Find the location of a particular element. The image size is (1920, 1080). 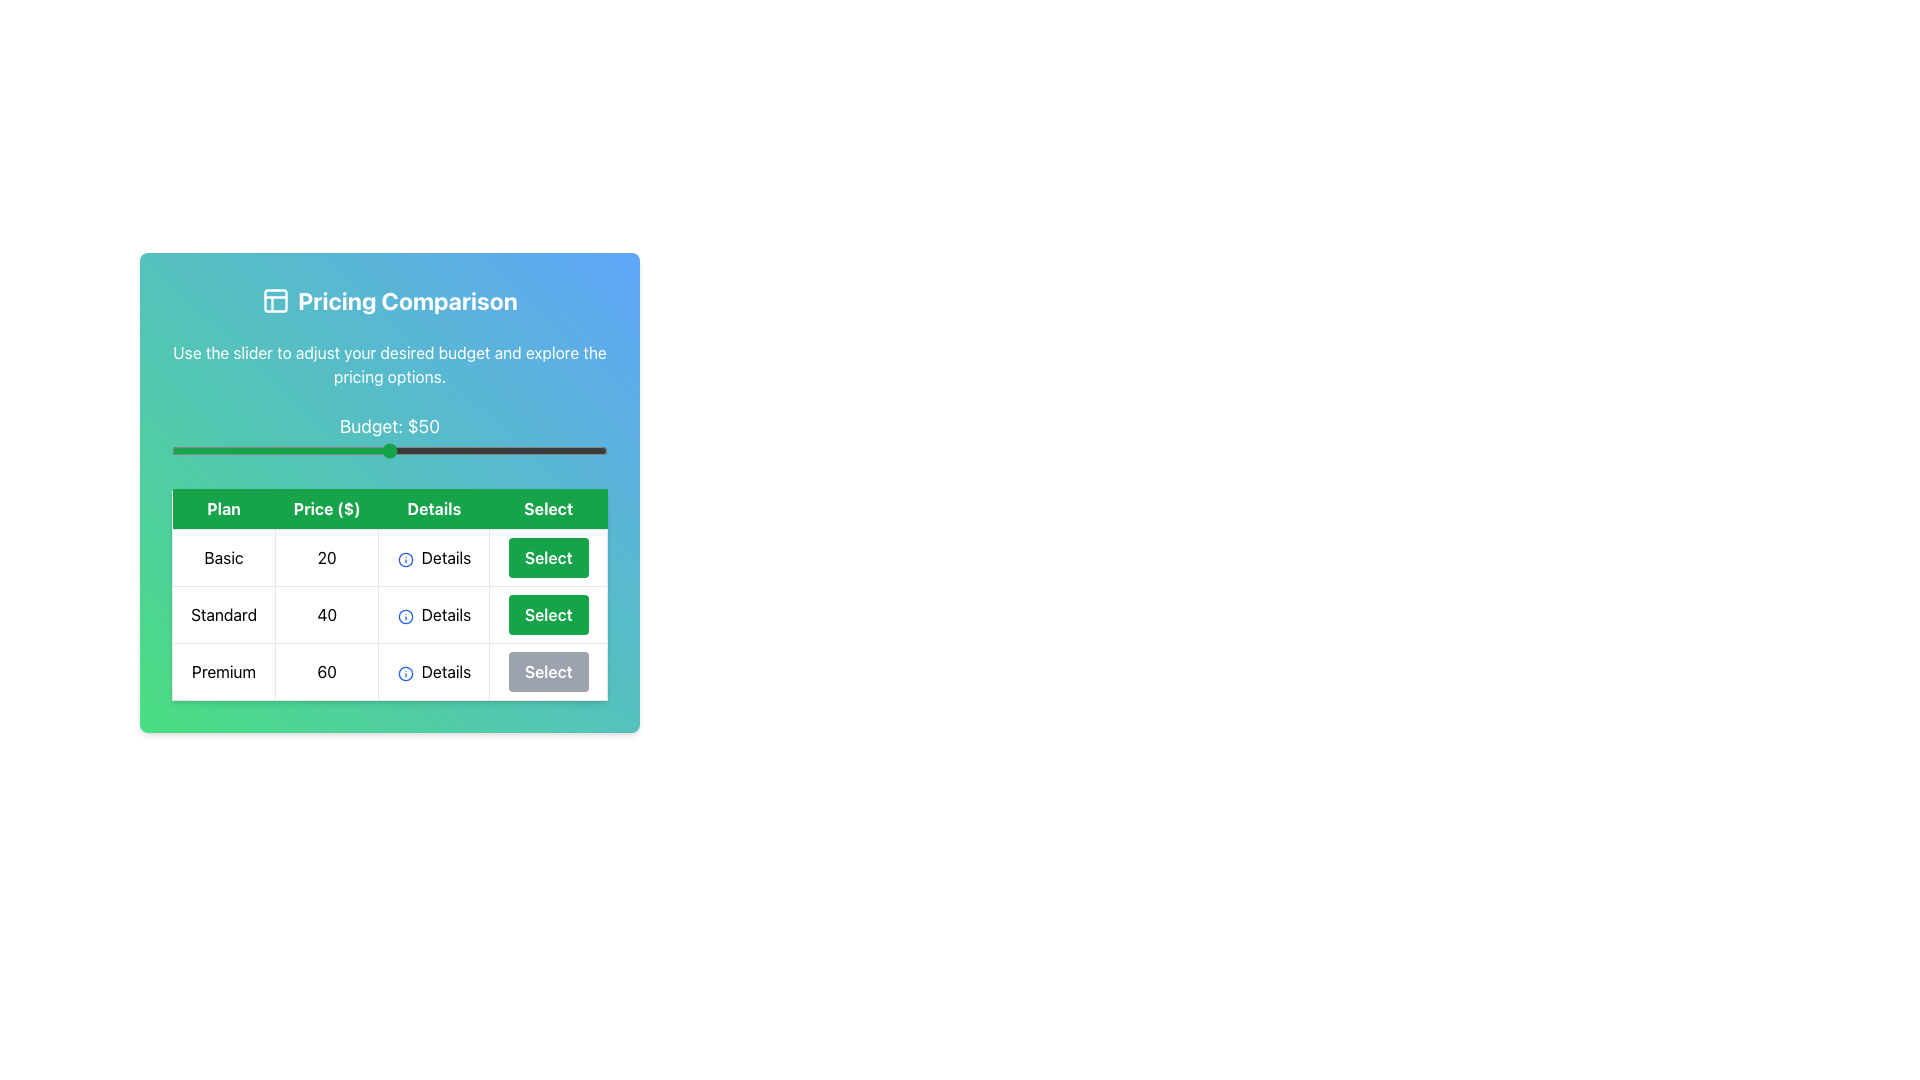

the 'Details' button in the third column of the table row for the 'Standard' plan is located at coordinates (433, 613).